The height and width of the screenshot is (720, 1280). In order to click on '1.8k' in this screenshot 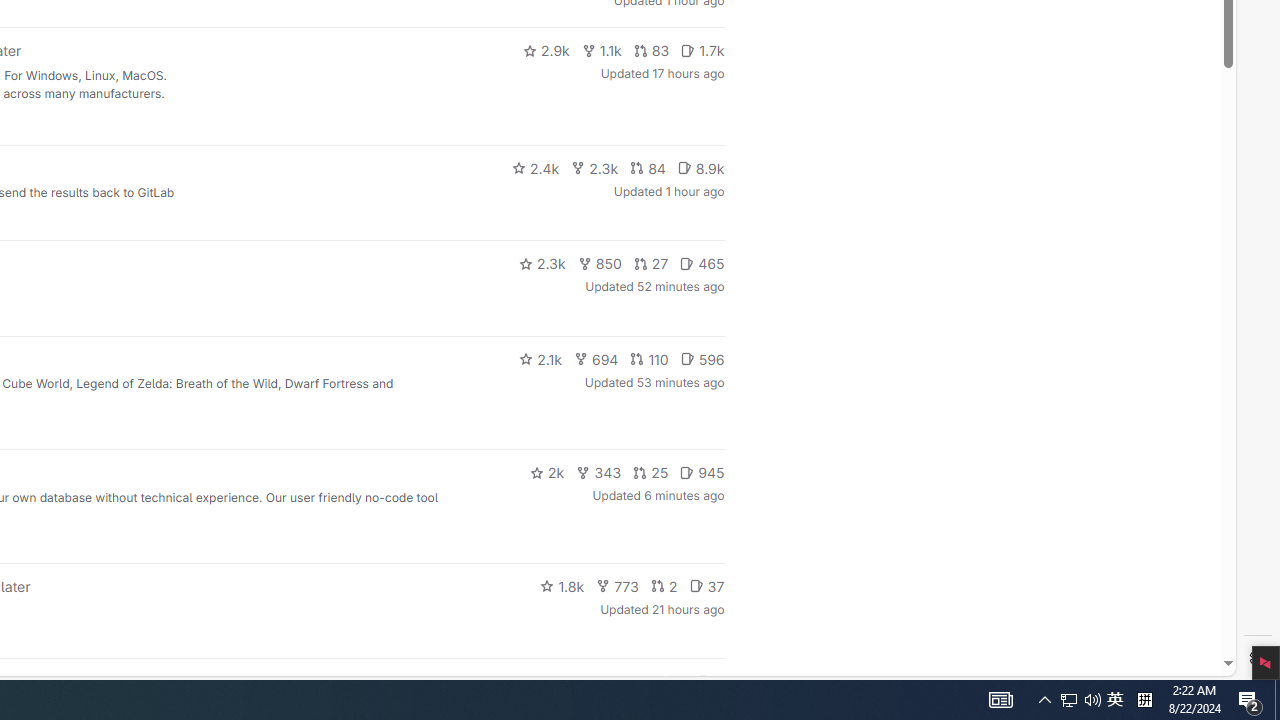, I will do `click(561, 585)`.